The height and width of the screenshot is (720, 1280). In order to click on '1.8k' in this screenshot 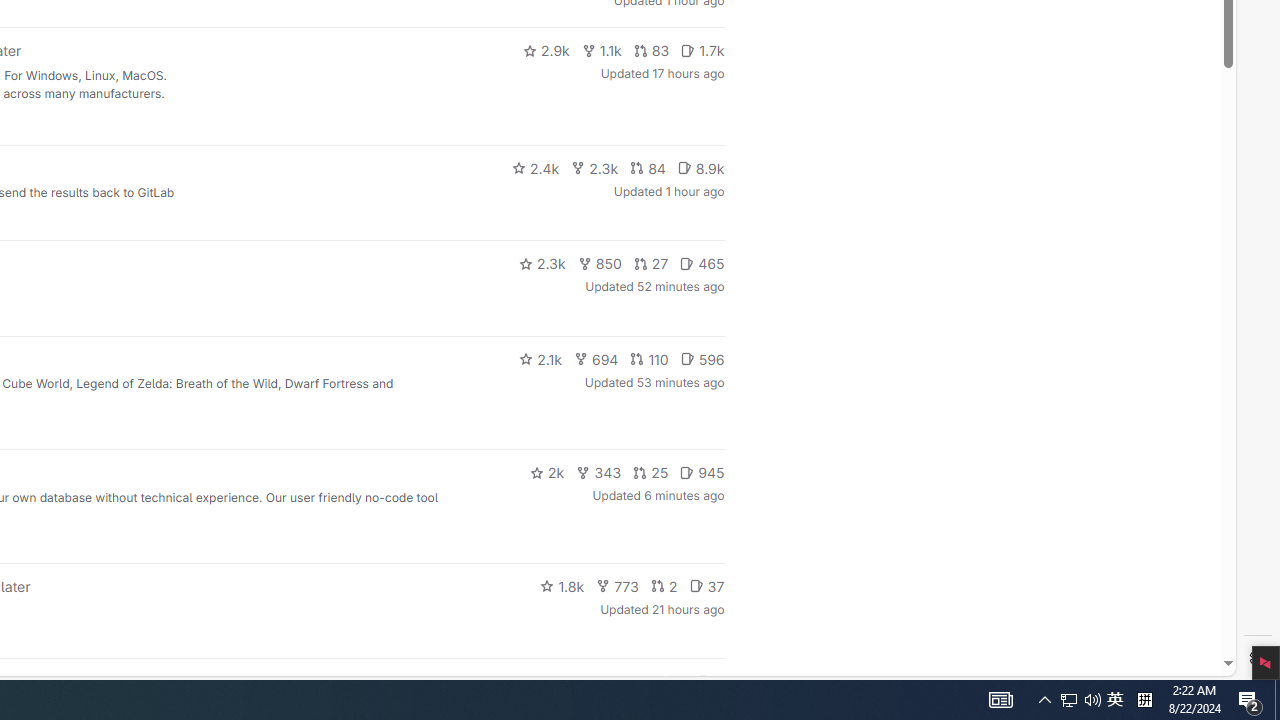, I will do `click(561, 585)`.